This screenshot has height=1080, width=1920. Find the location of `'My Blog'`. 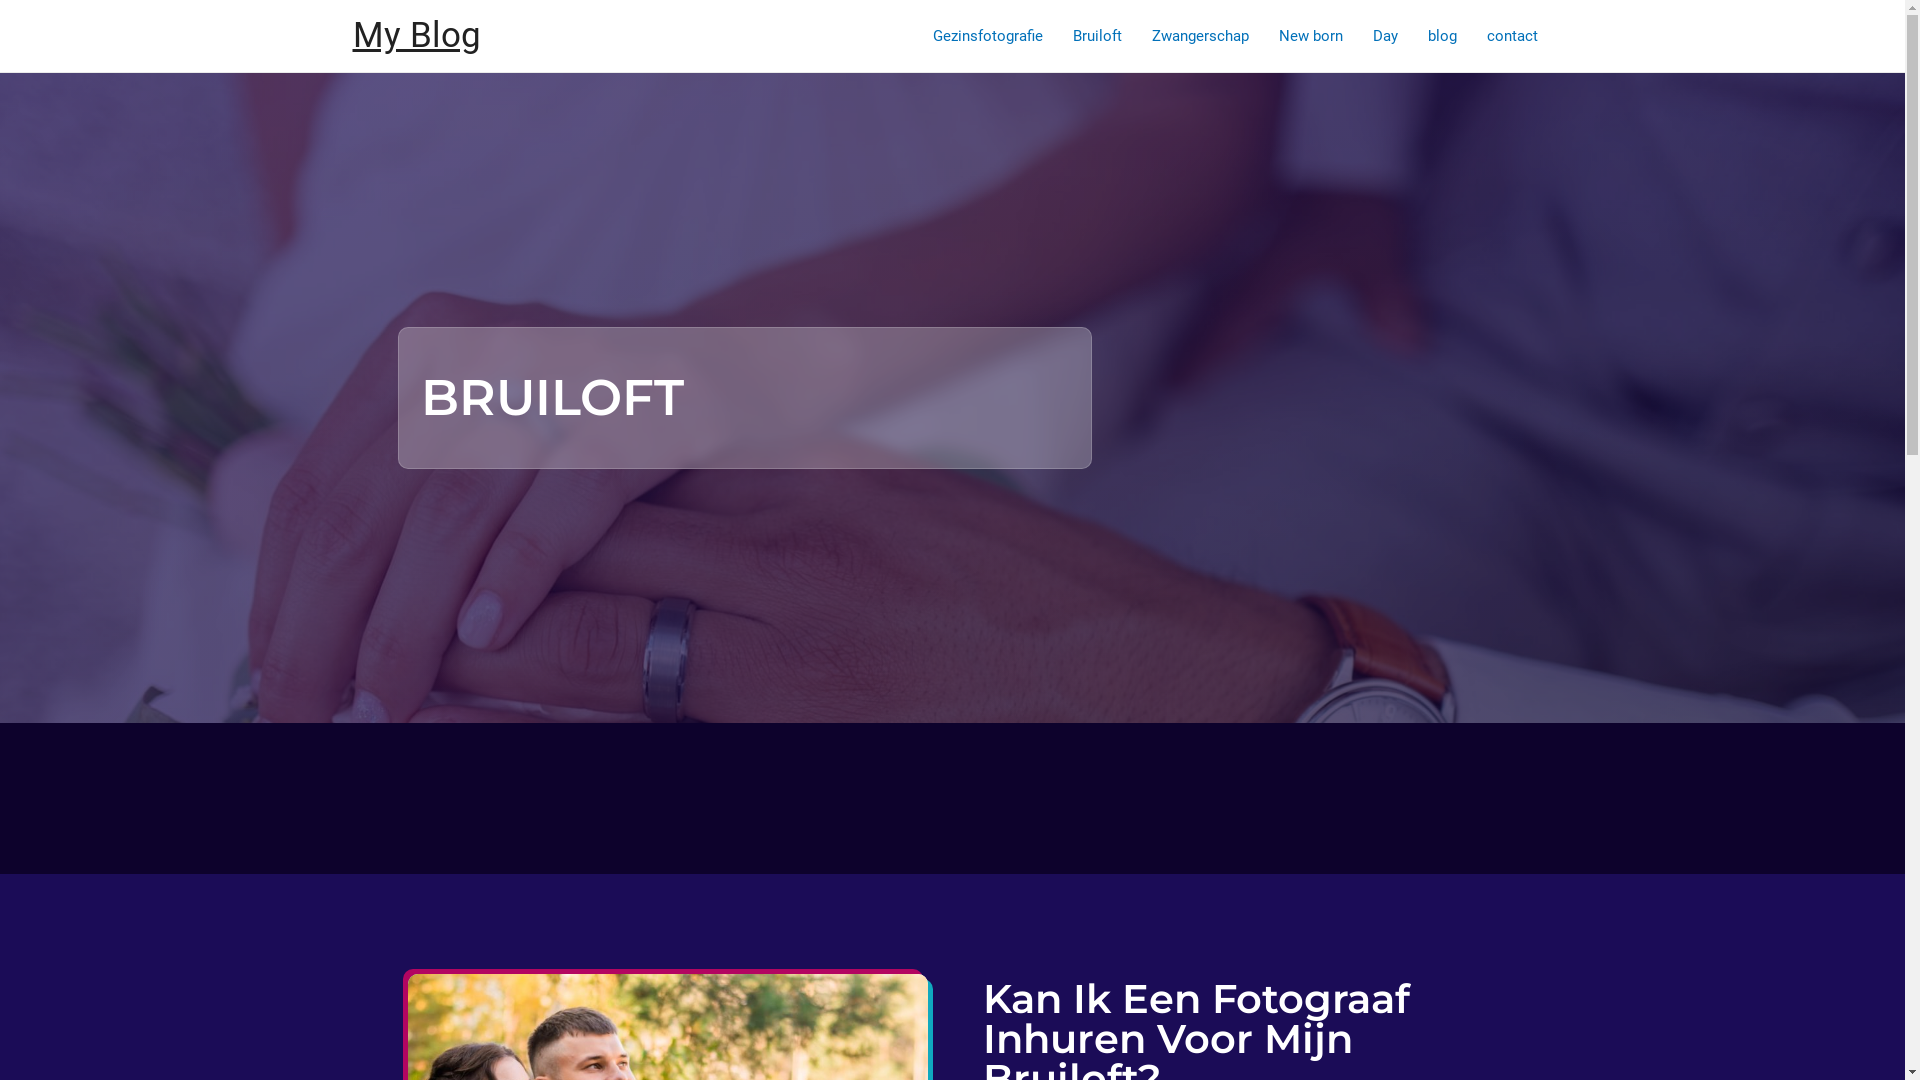

'My Blog' is located at coordinates (415, 35).